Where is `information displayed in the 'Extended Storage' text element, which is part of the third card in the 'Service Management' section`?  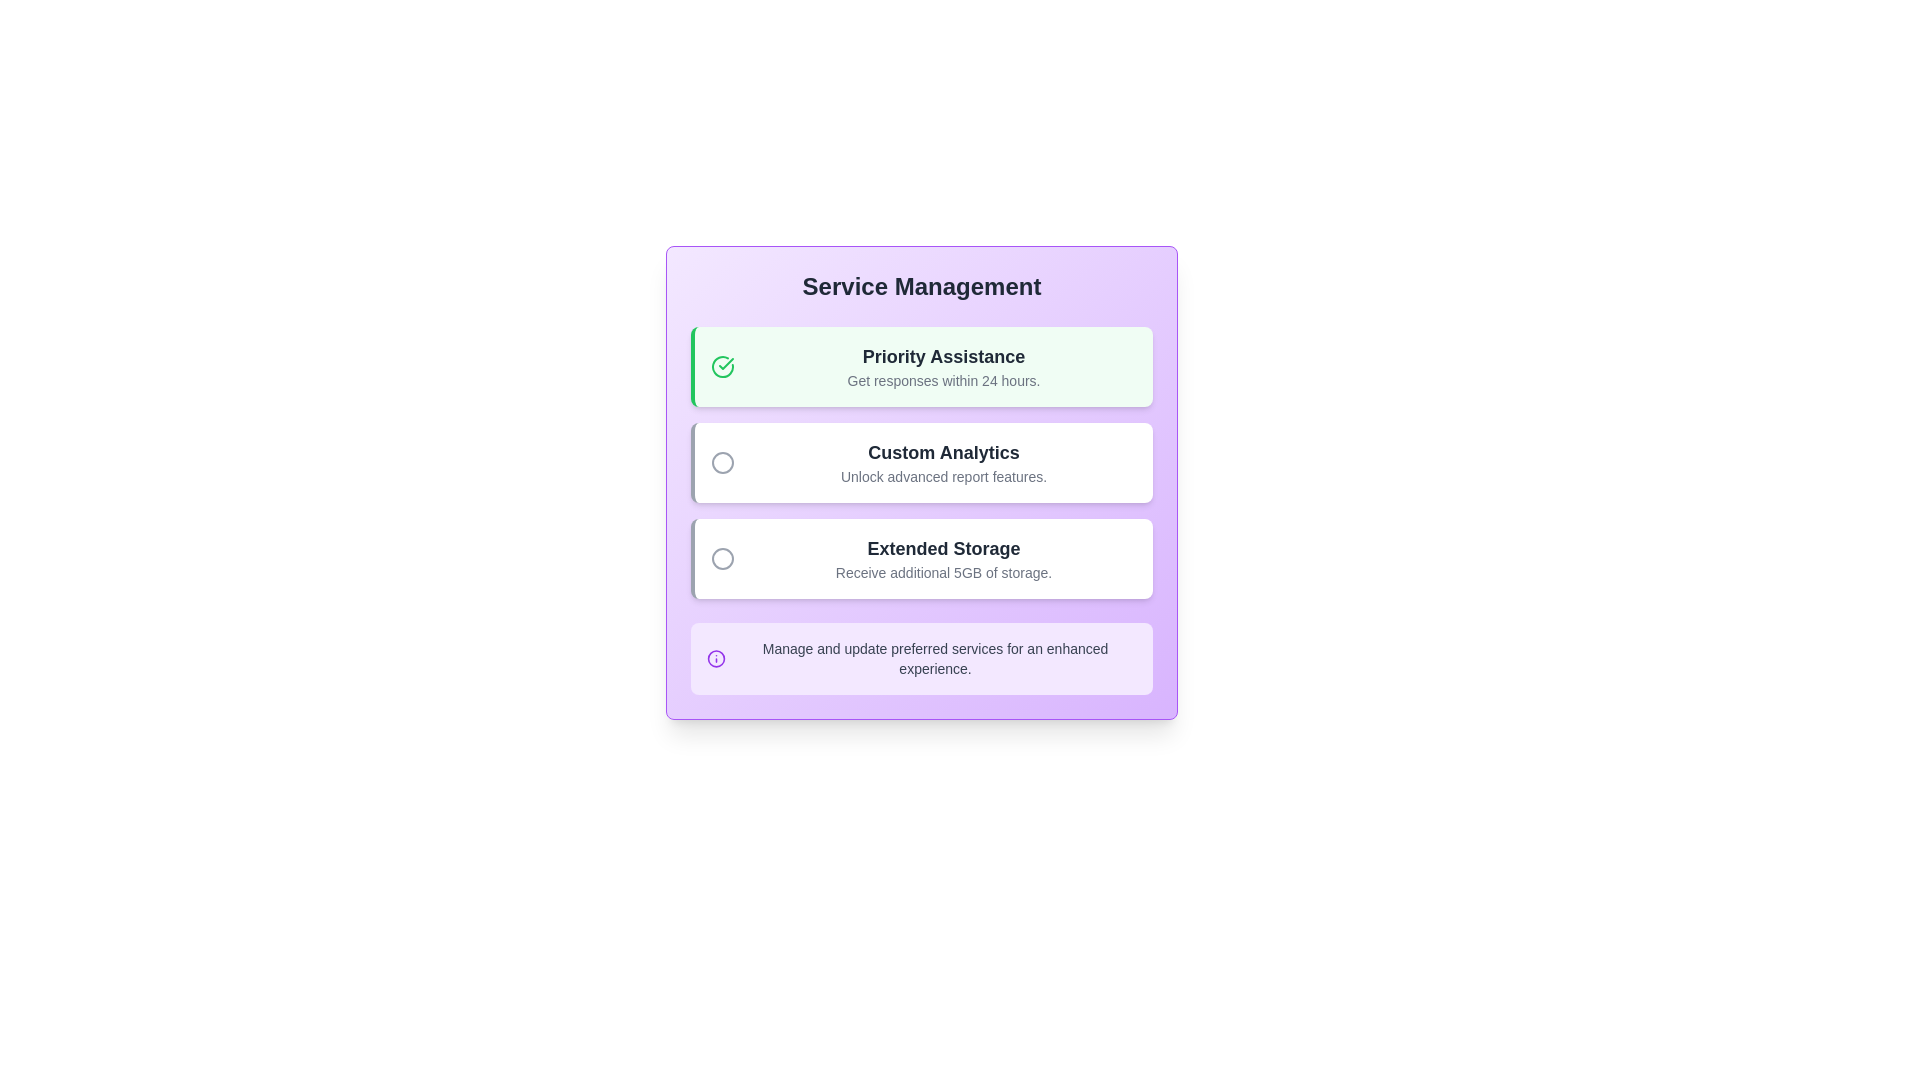
information displayed in the 'Extended Storage' text element, which is part of the third card in the 'Service Management' section is located at coordinates (943, 559).